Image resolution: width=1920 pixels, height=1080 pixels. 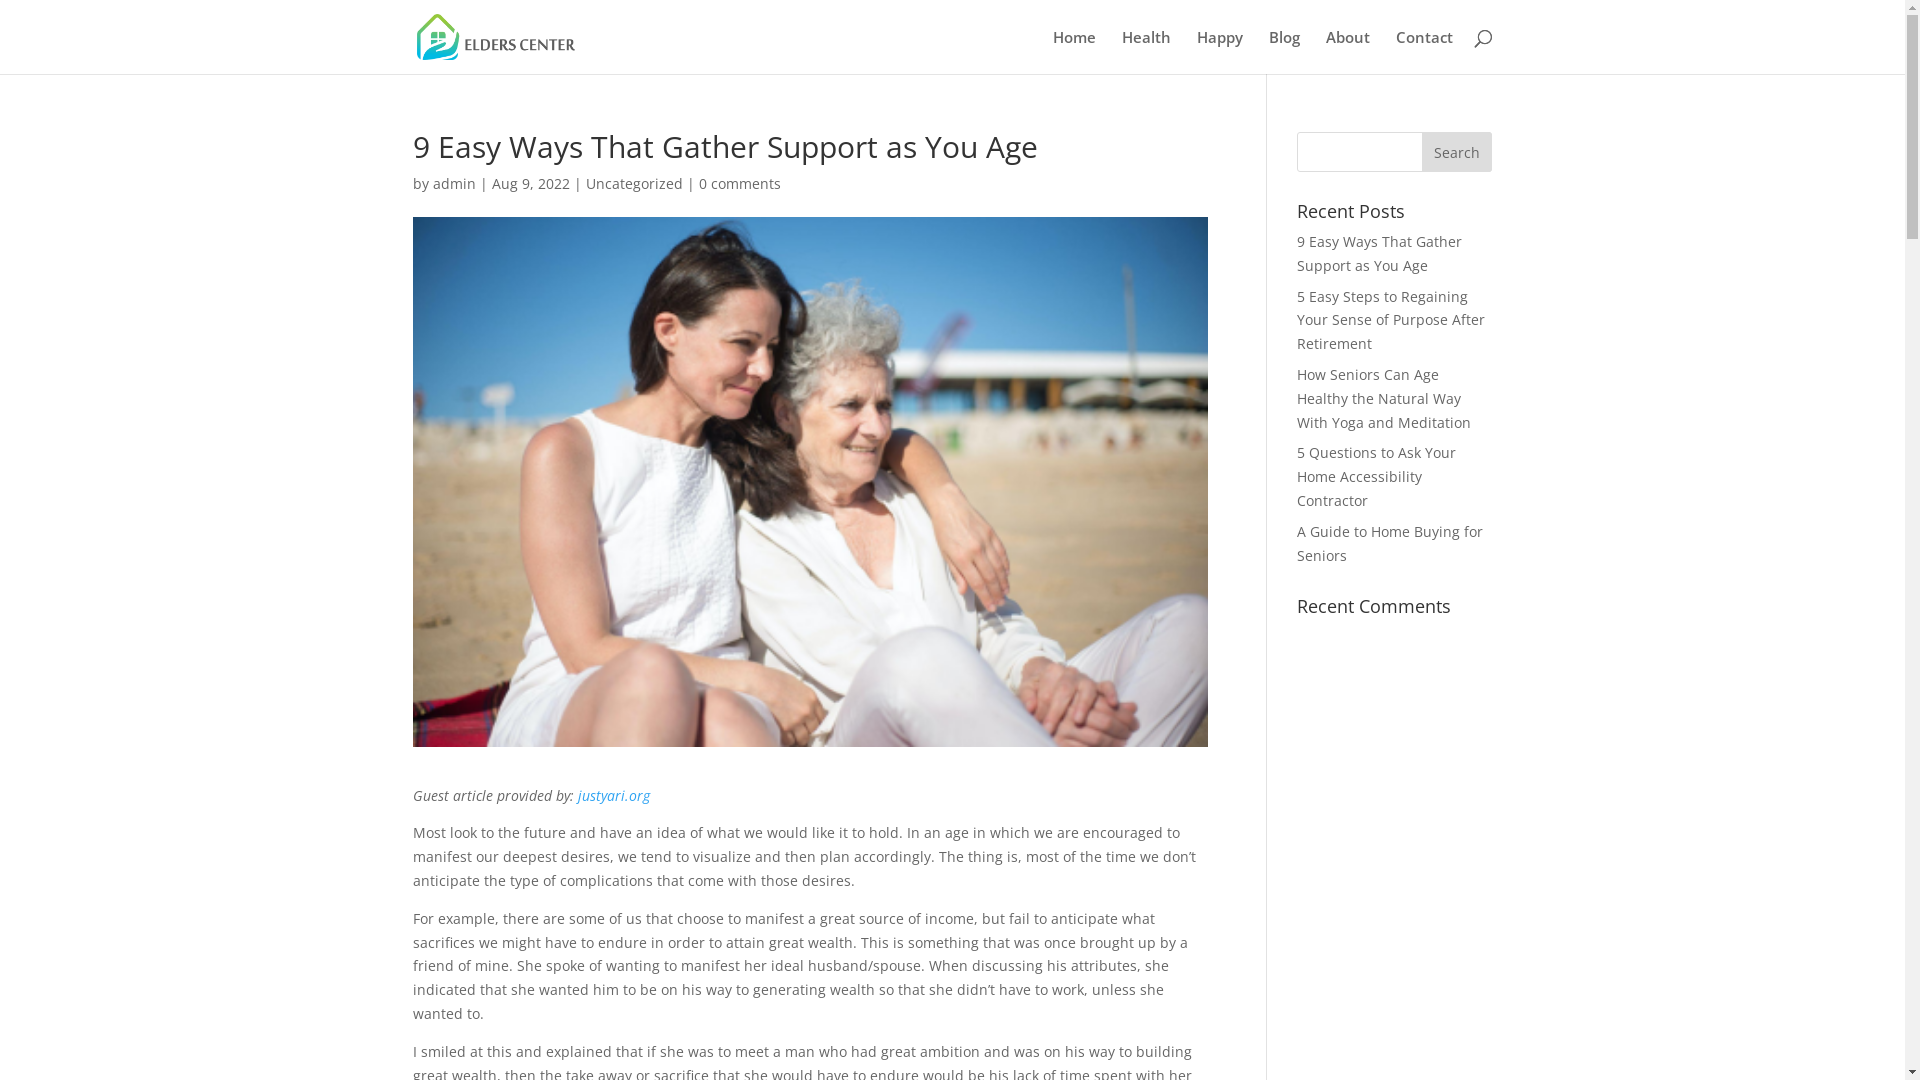 What do you see at coordinates (1122, 50) in the screenshot?
I see `'Health'` at bounding box center [1122, 50].